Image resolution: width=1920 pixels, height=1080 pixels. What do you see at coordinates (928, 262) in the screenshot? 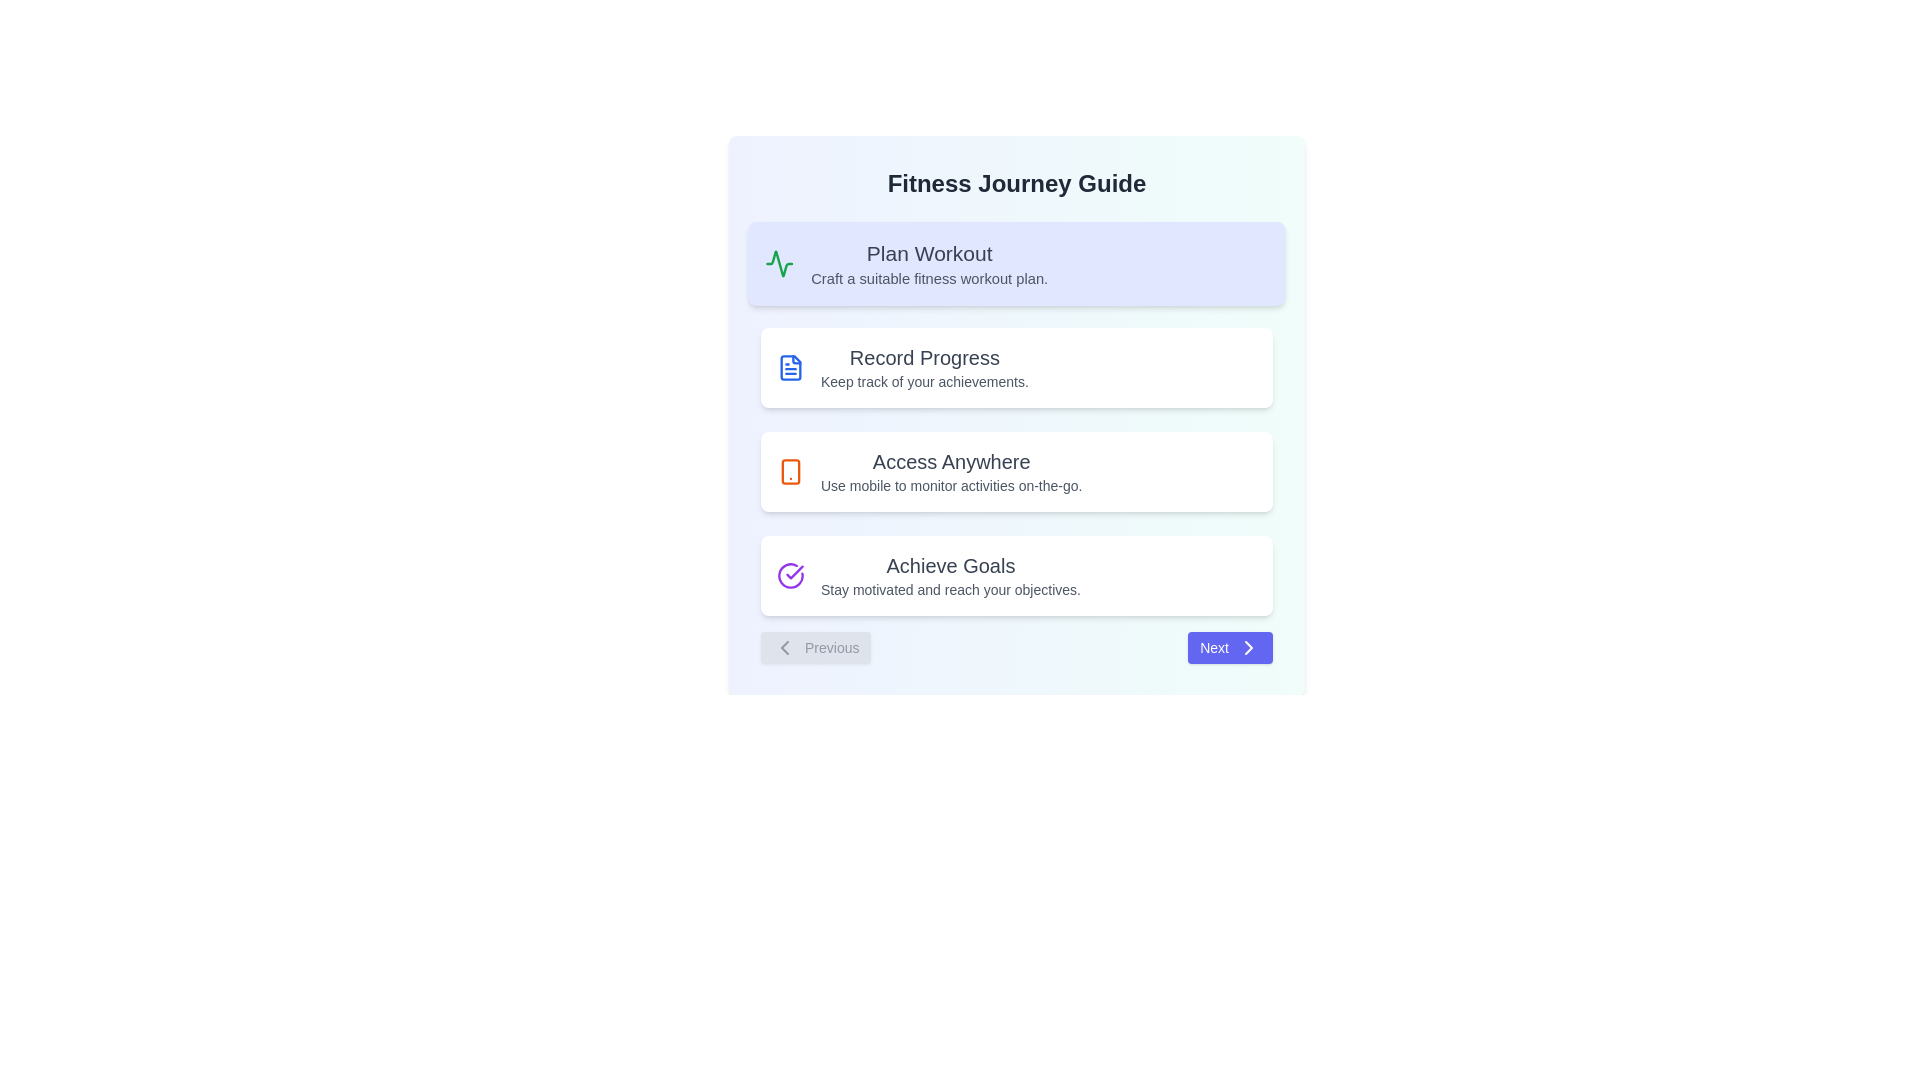
I see `the Informative text element that features the heading 'Plan Workout' and the subtext 'Craft a suitable fitness workout plan', which is located to the right of a heart rate line icon at the top of a vertical list` at bounding box center [928, 262].